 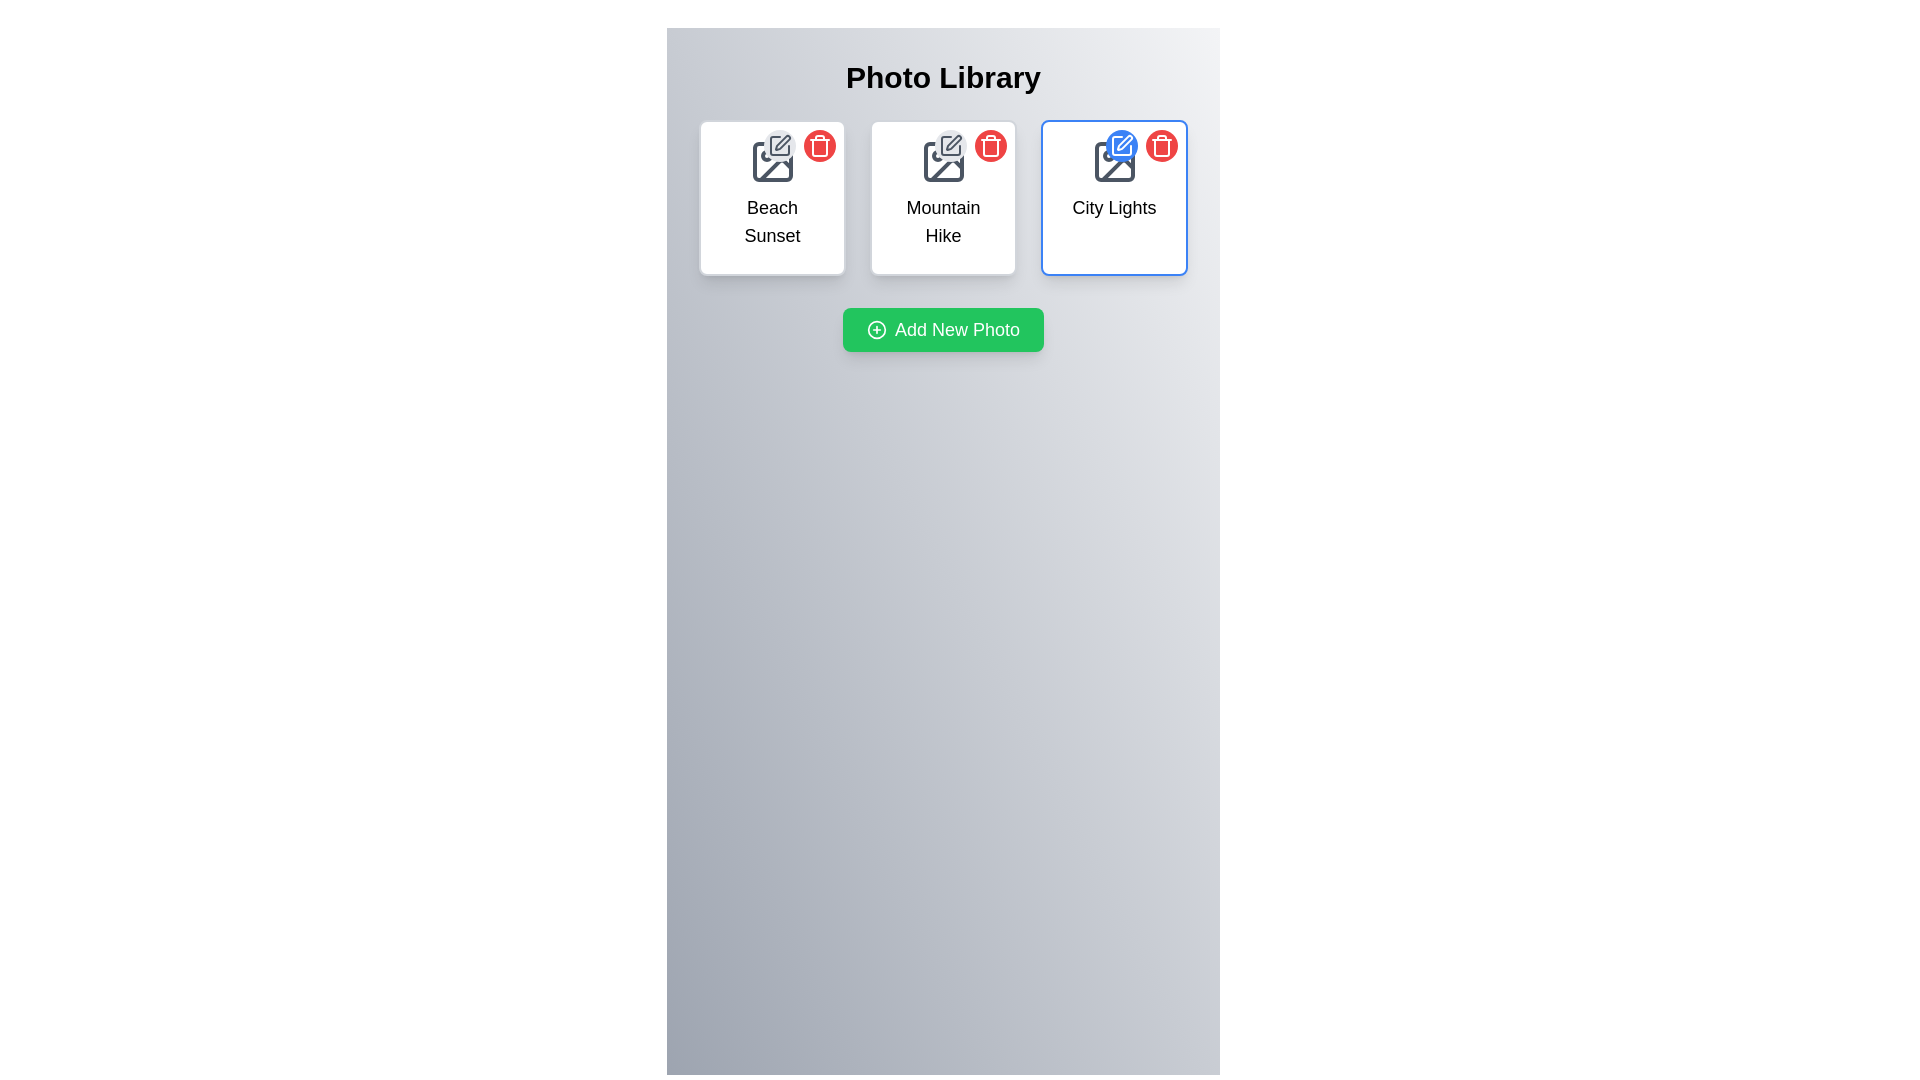 What do you see at coordinates (942, 329) in the screenshot?
I see `keyboard navigation` at bounding box center [942, 329].